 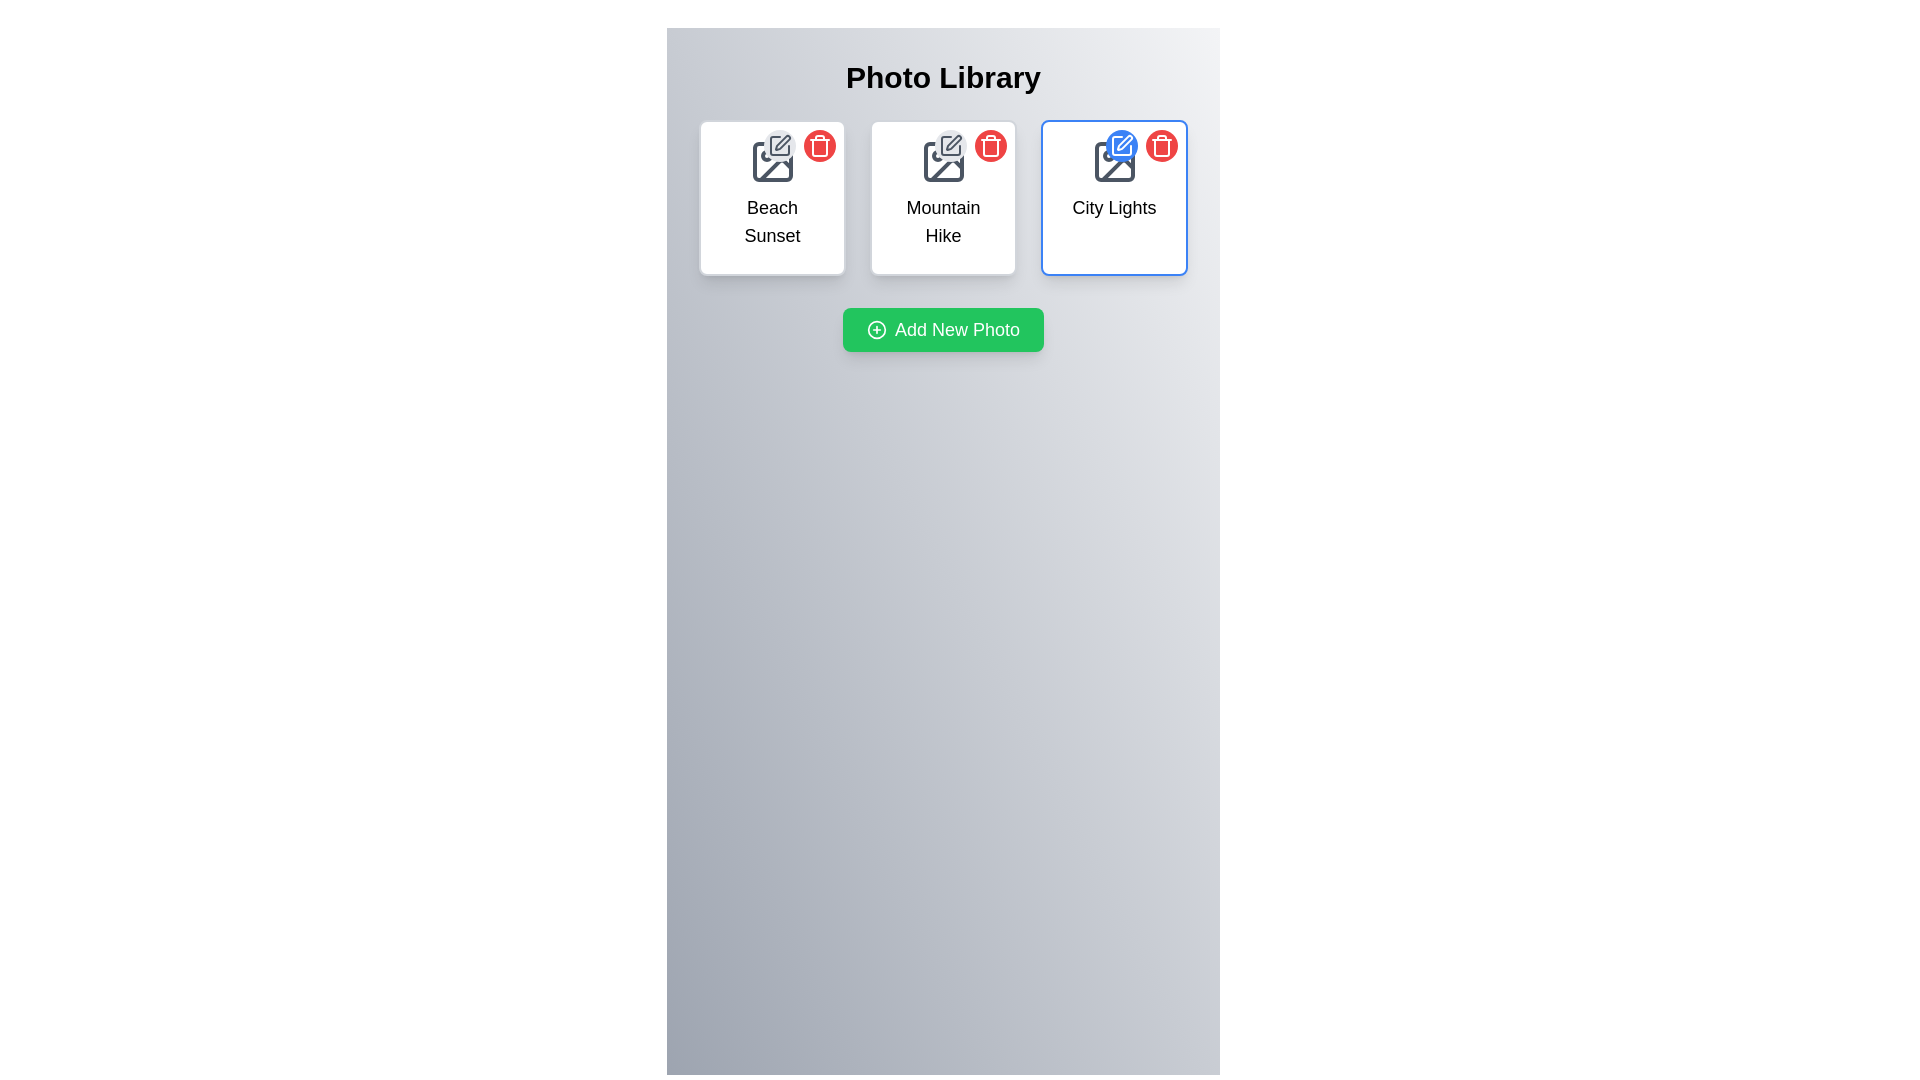 What do you see at coordinates (942, 329) in the screenshot?
I see `keyboard navigation` at bounding box center [942, 329].